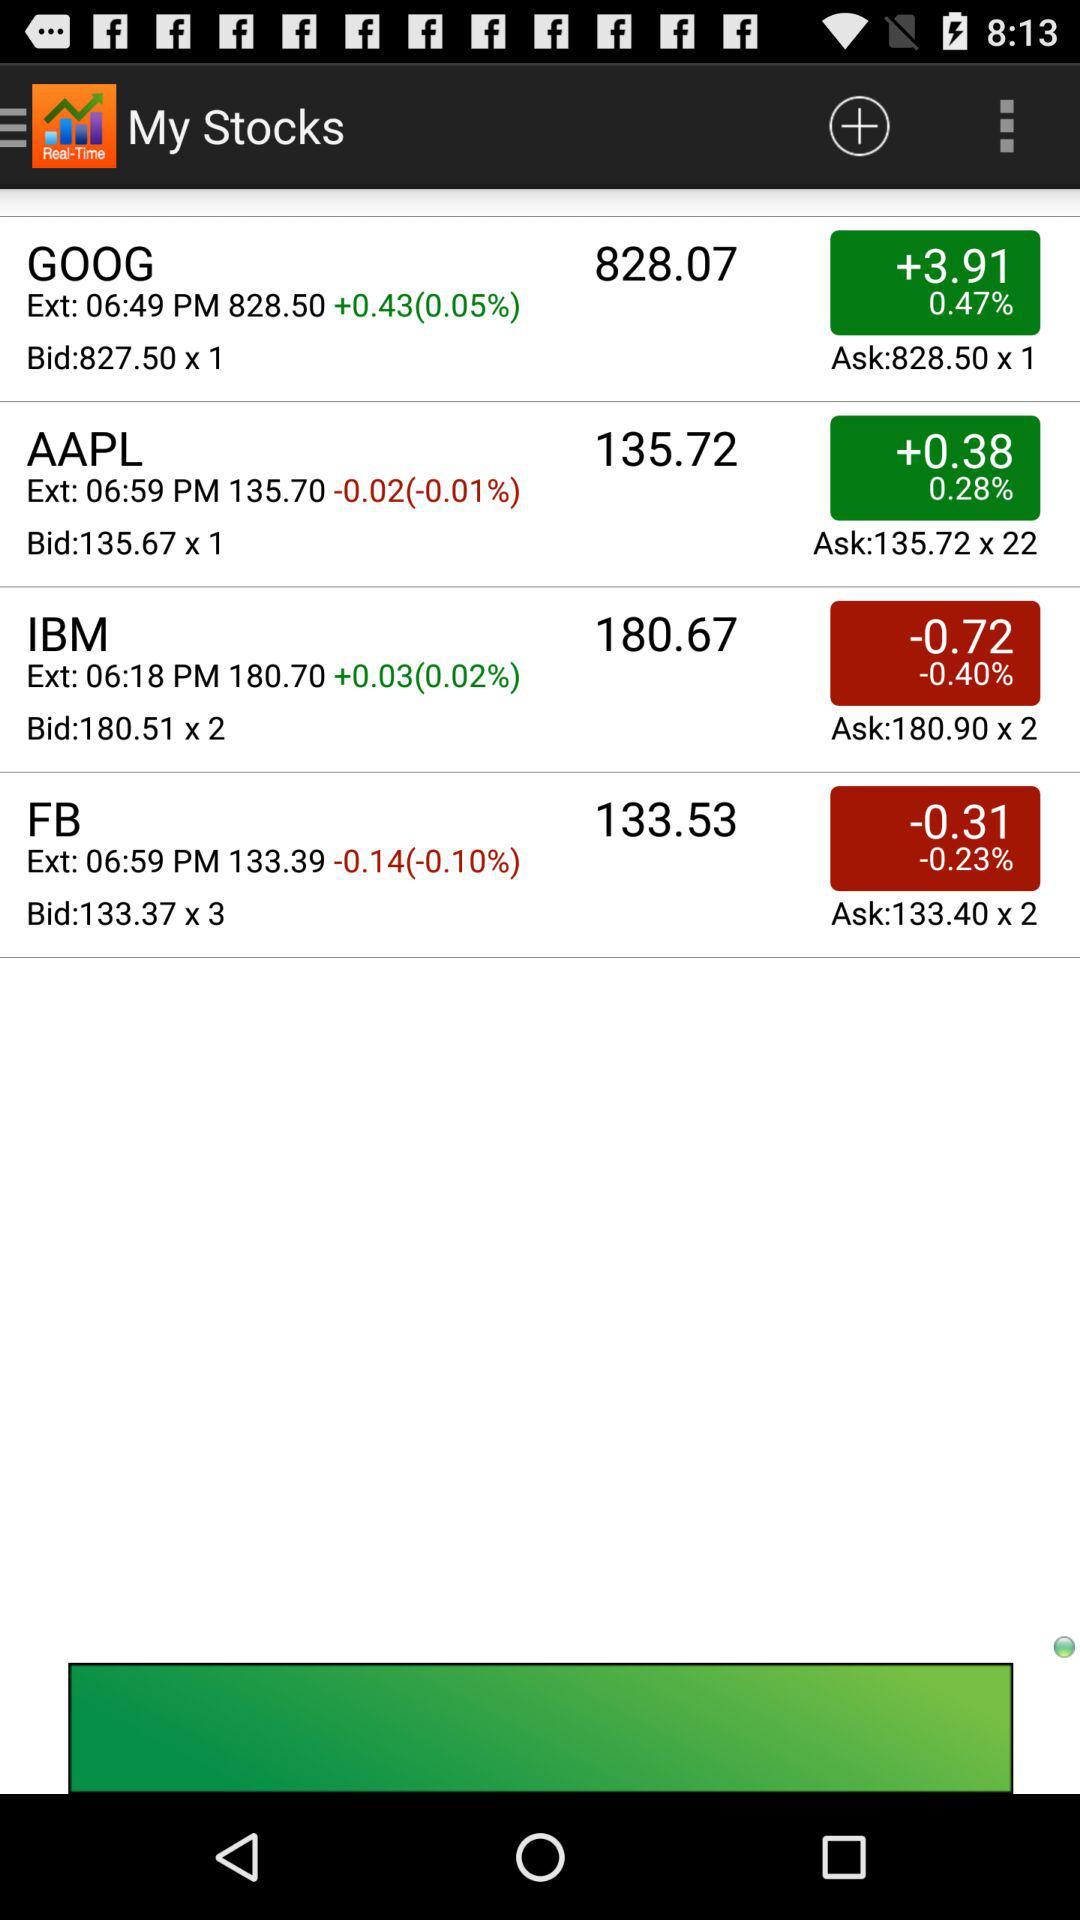  What do you see at coordinates (858, 124) in the screenshot?
I see `listing` at bounding box center [858, 124].